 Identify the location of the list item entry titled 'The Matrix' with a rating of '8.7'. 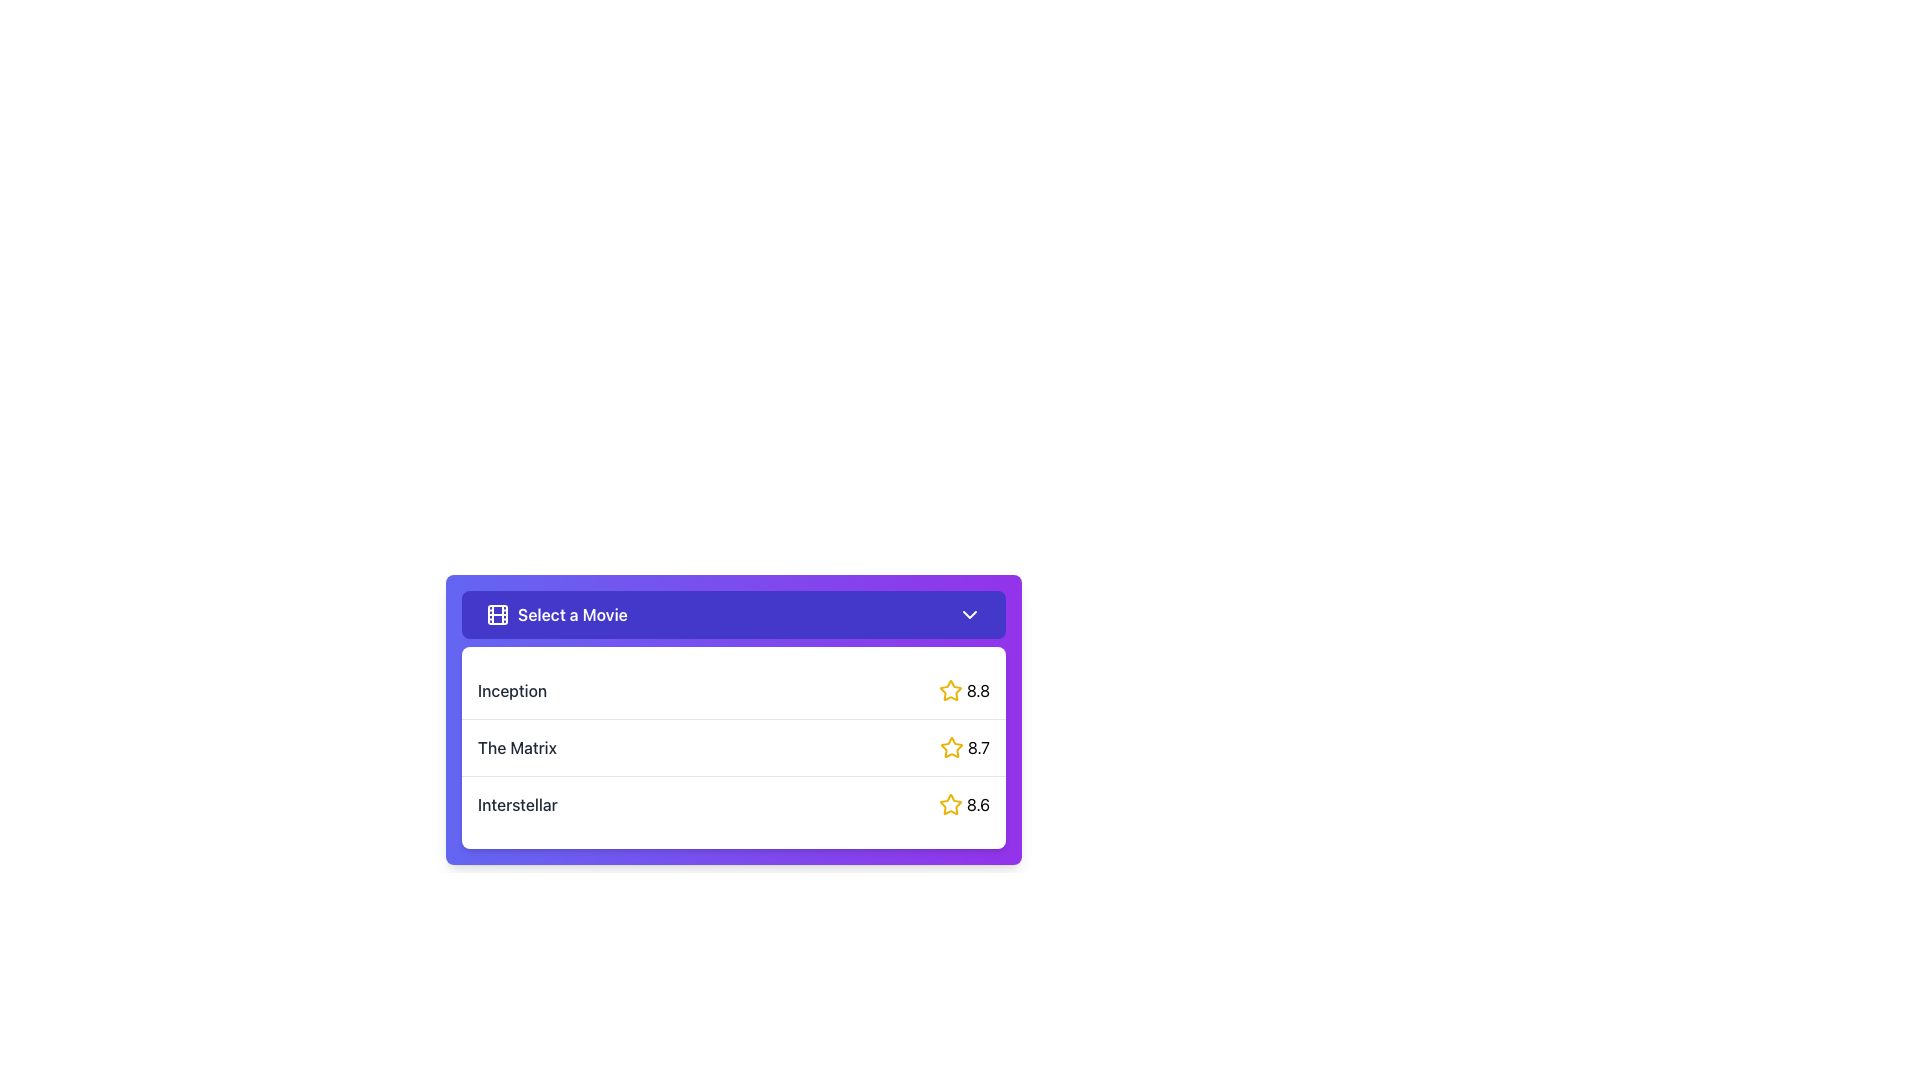
(733, 747).